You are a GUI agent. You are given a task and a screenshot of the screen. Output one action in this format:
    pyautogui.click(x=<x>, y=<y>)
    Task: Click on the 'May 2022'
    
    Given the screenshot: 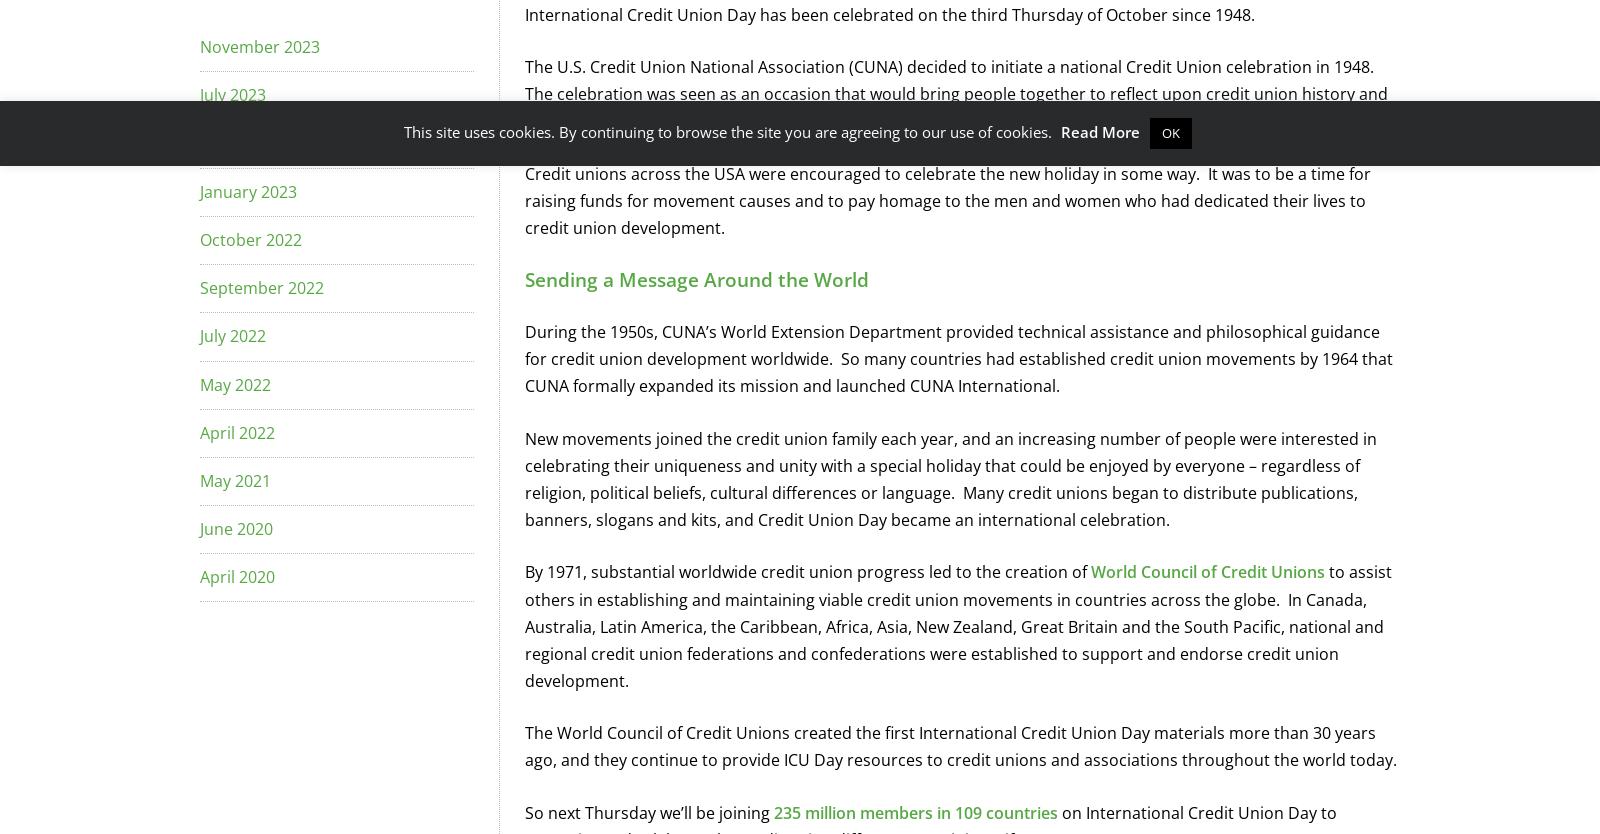 What is the action you would take?
    pyautogui.click(x=199, y=382)
    